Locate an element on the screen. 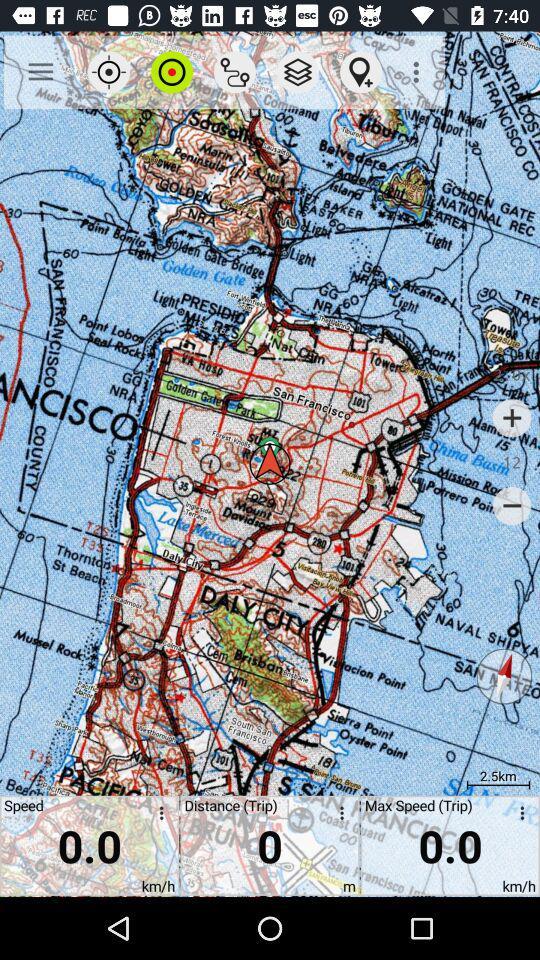  speed options is located at coordinates (157, 816).